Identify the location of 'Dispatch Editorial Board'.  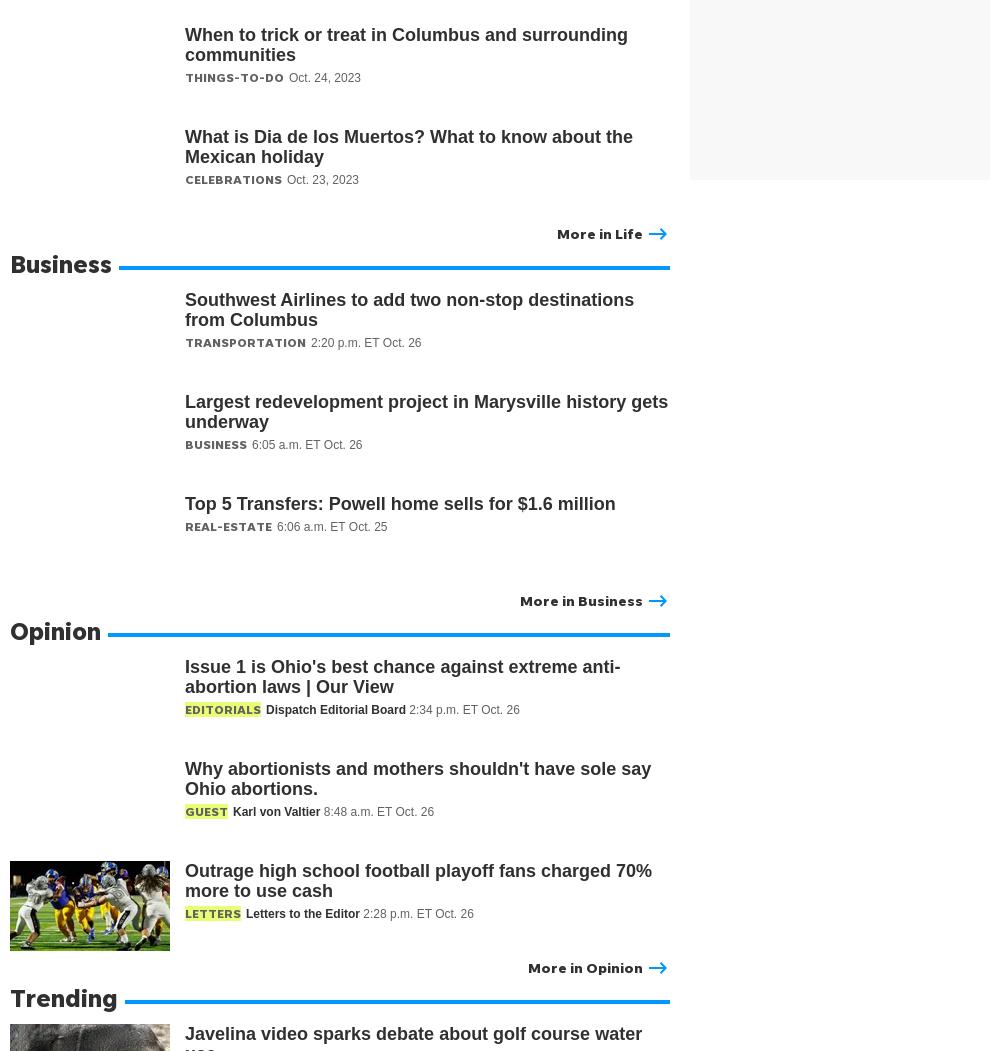
(336, 708).